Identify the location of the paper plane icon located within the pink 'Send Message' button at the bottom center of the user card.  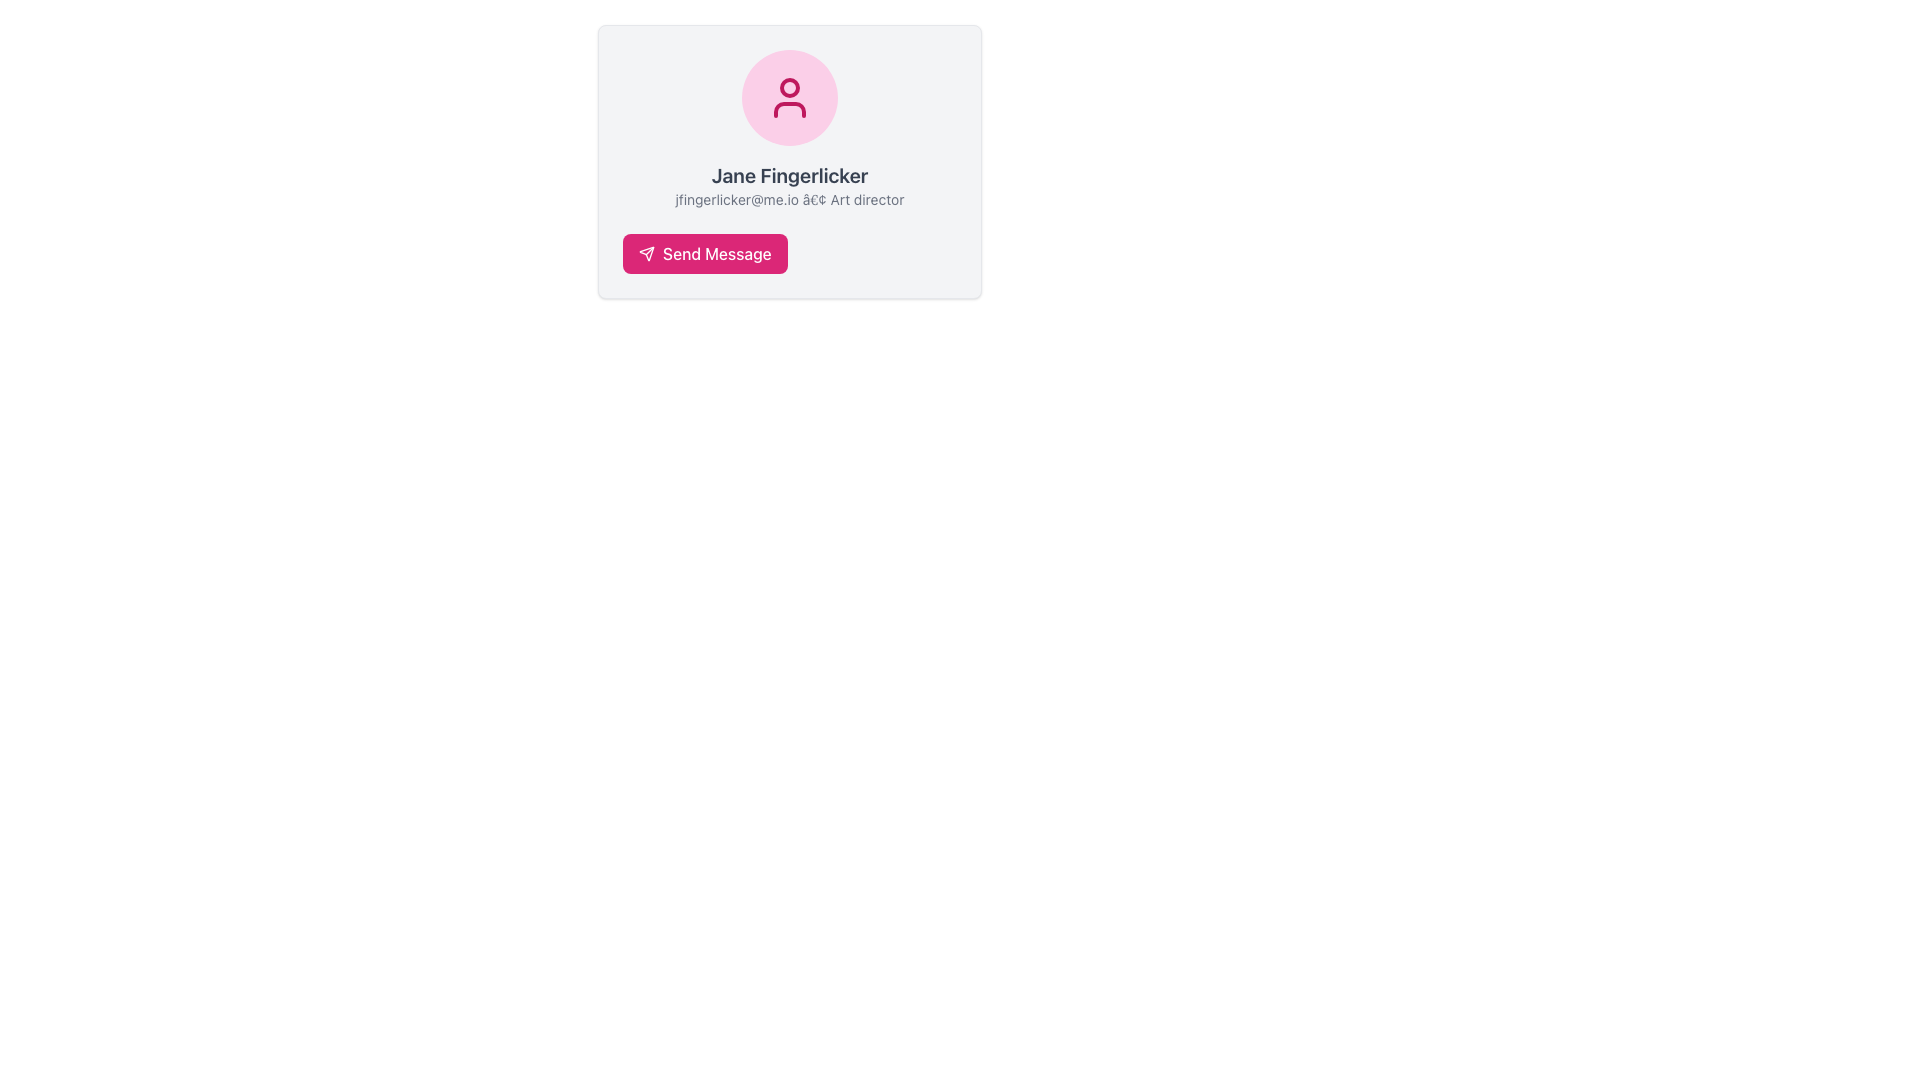
(647, 253).